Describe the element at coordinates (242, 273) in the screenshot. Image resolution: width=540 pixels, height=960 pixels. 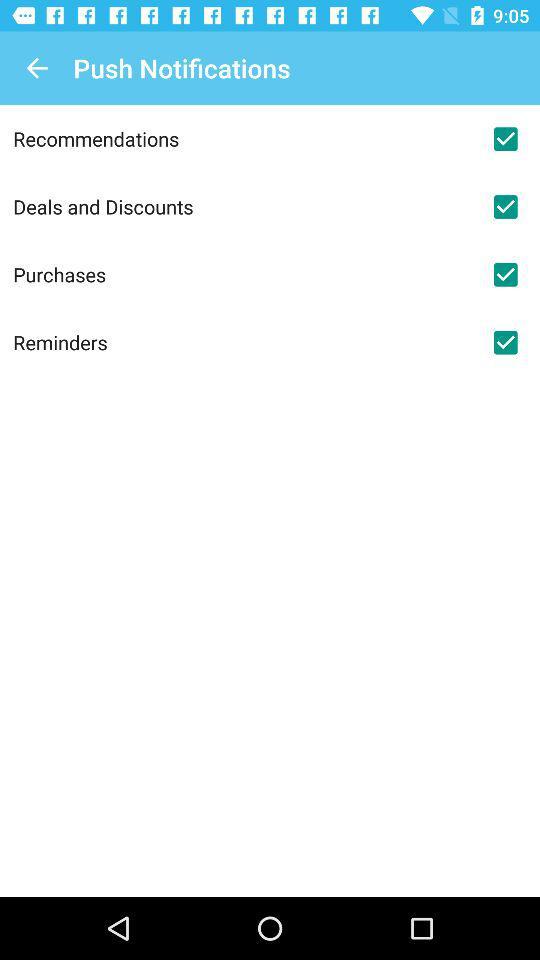
I see `item below the deals and discounts icon` at that location.